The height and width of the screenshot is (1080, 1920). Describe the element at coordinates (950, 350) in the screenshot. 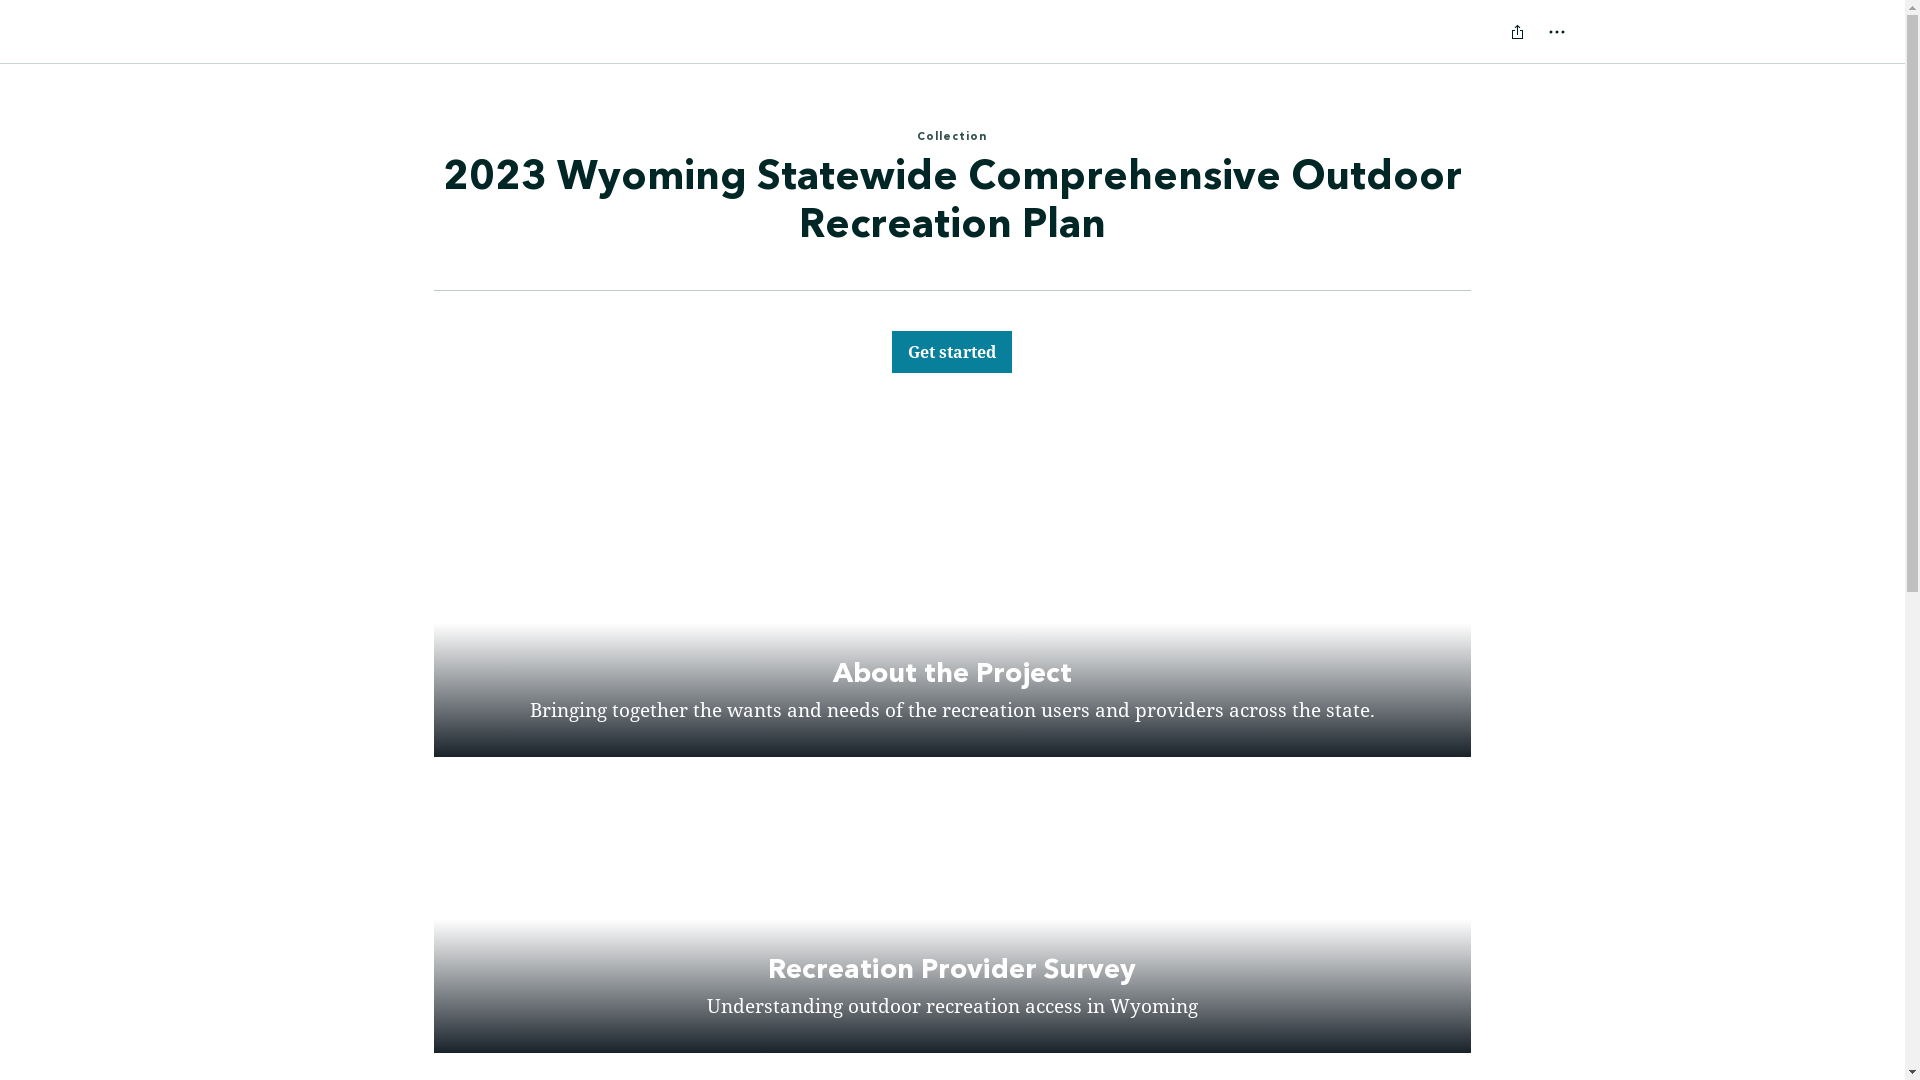

I see `'Get started'` at that location.